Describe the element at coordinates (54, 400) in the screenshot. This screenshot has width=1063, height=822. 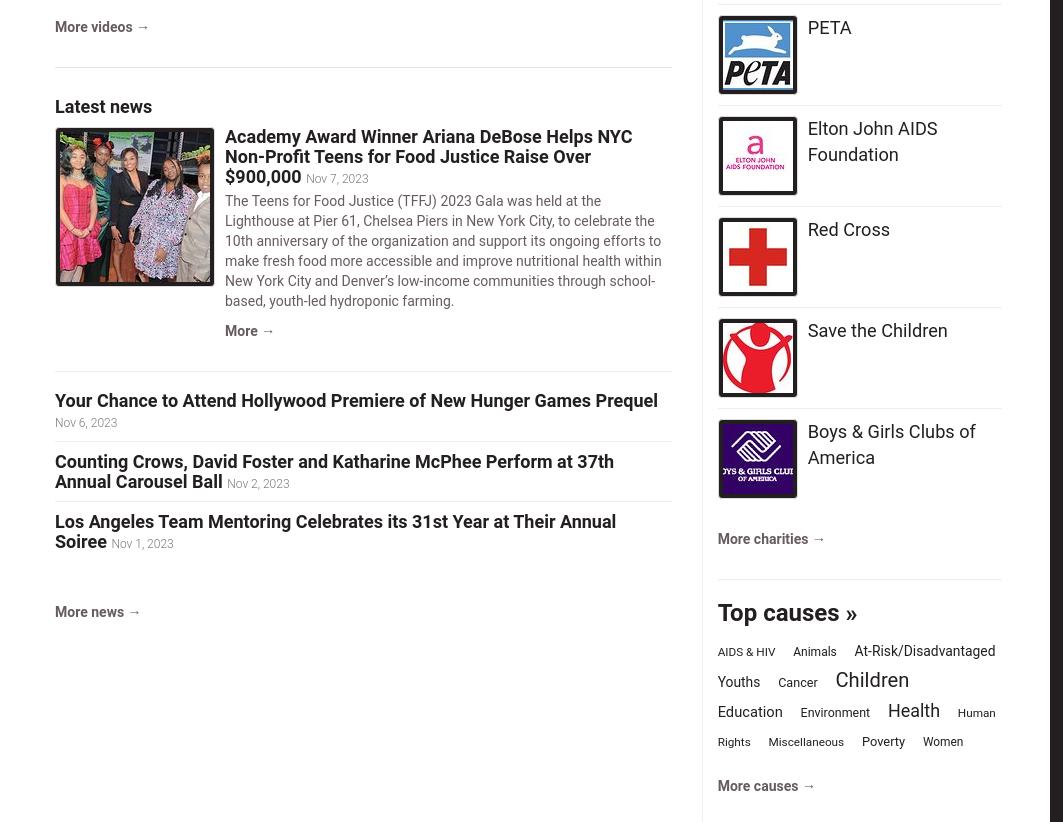
I see `'Your Chance to Attend Hollywood Premiere of New Hunger Games Prequel'` at that location.